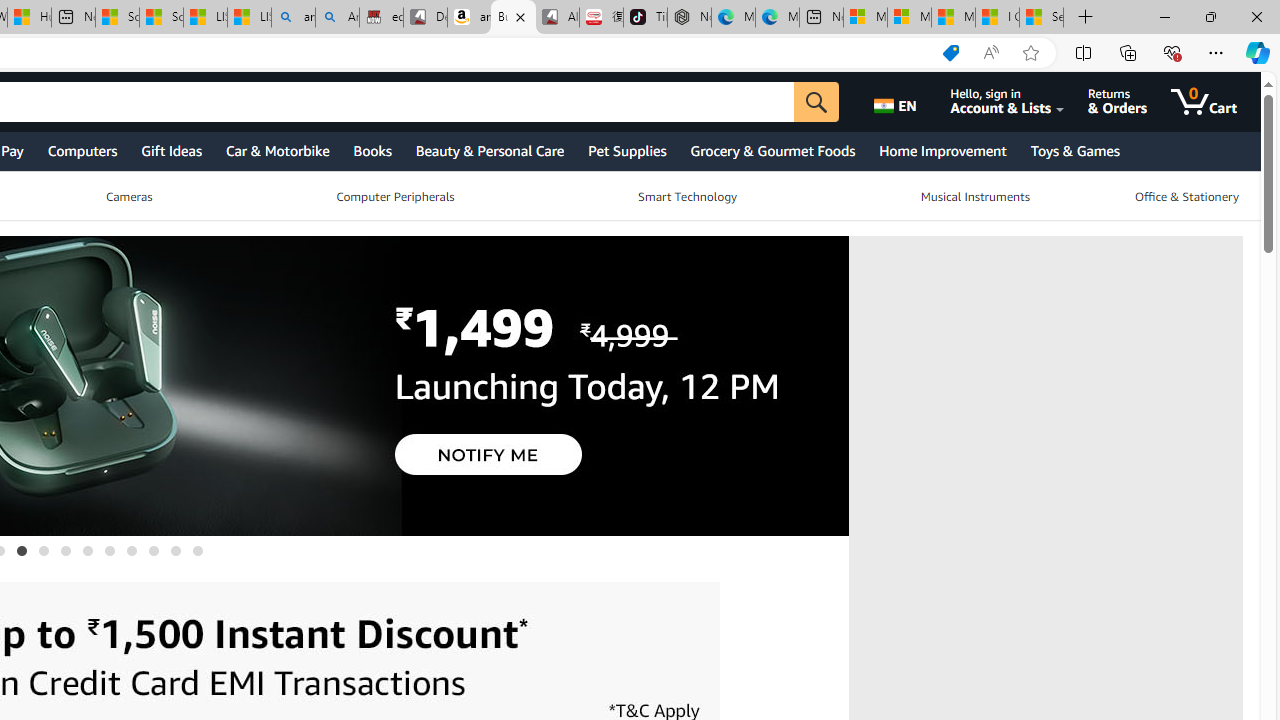 The height and width of the screenshot is (720, 1280). I want to click on 'Returns & Orders', so click(1132, 101).